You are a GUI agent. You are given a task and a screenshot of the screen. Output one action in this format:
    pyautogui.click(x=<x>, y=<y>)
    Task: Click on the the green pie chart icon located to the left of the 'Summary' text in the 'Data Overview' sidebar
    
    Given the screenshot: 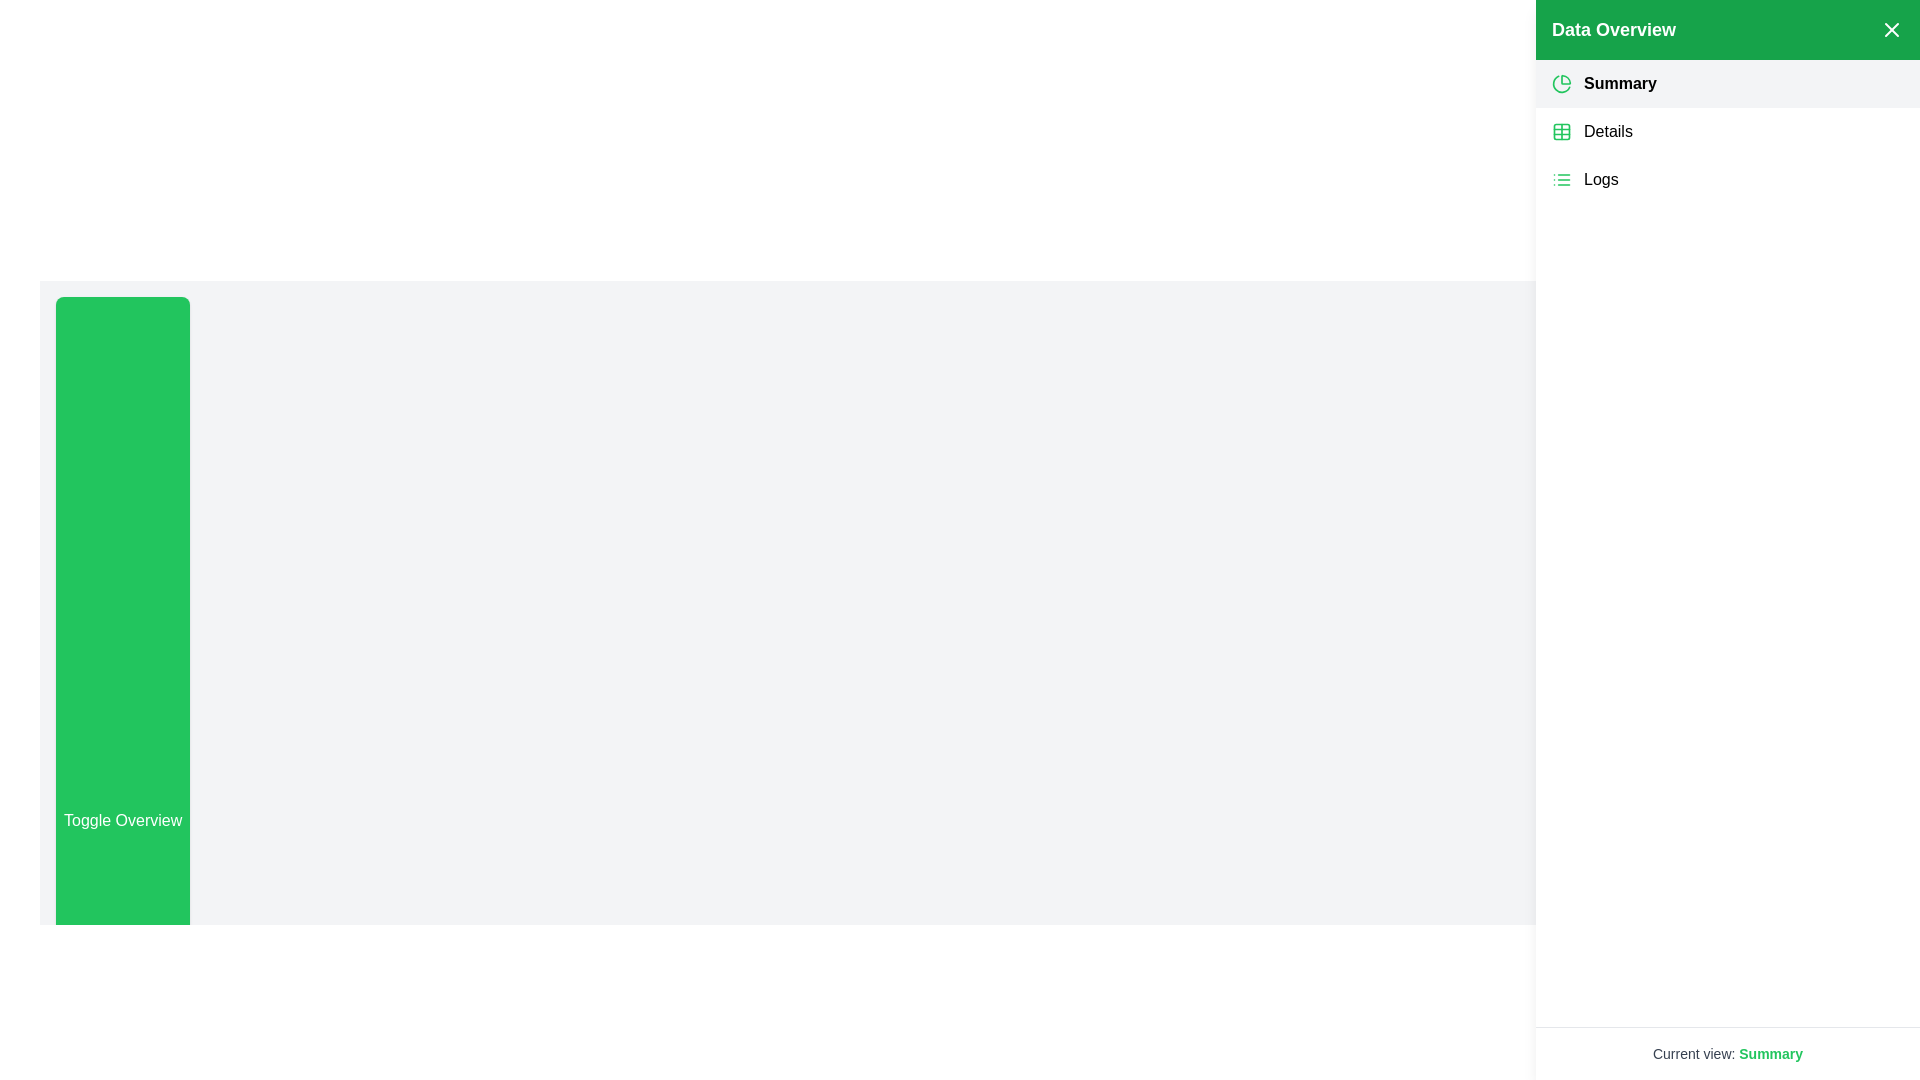 What is the action you would take?
    pyautogui.click(x=1560, y=83)
    